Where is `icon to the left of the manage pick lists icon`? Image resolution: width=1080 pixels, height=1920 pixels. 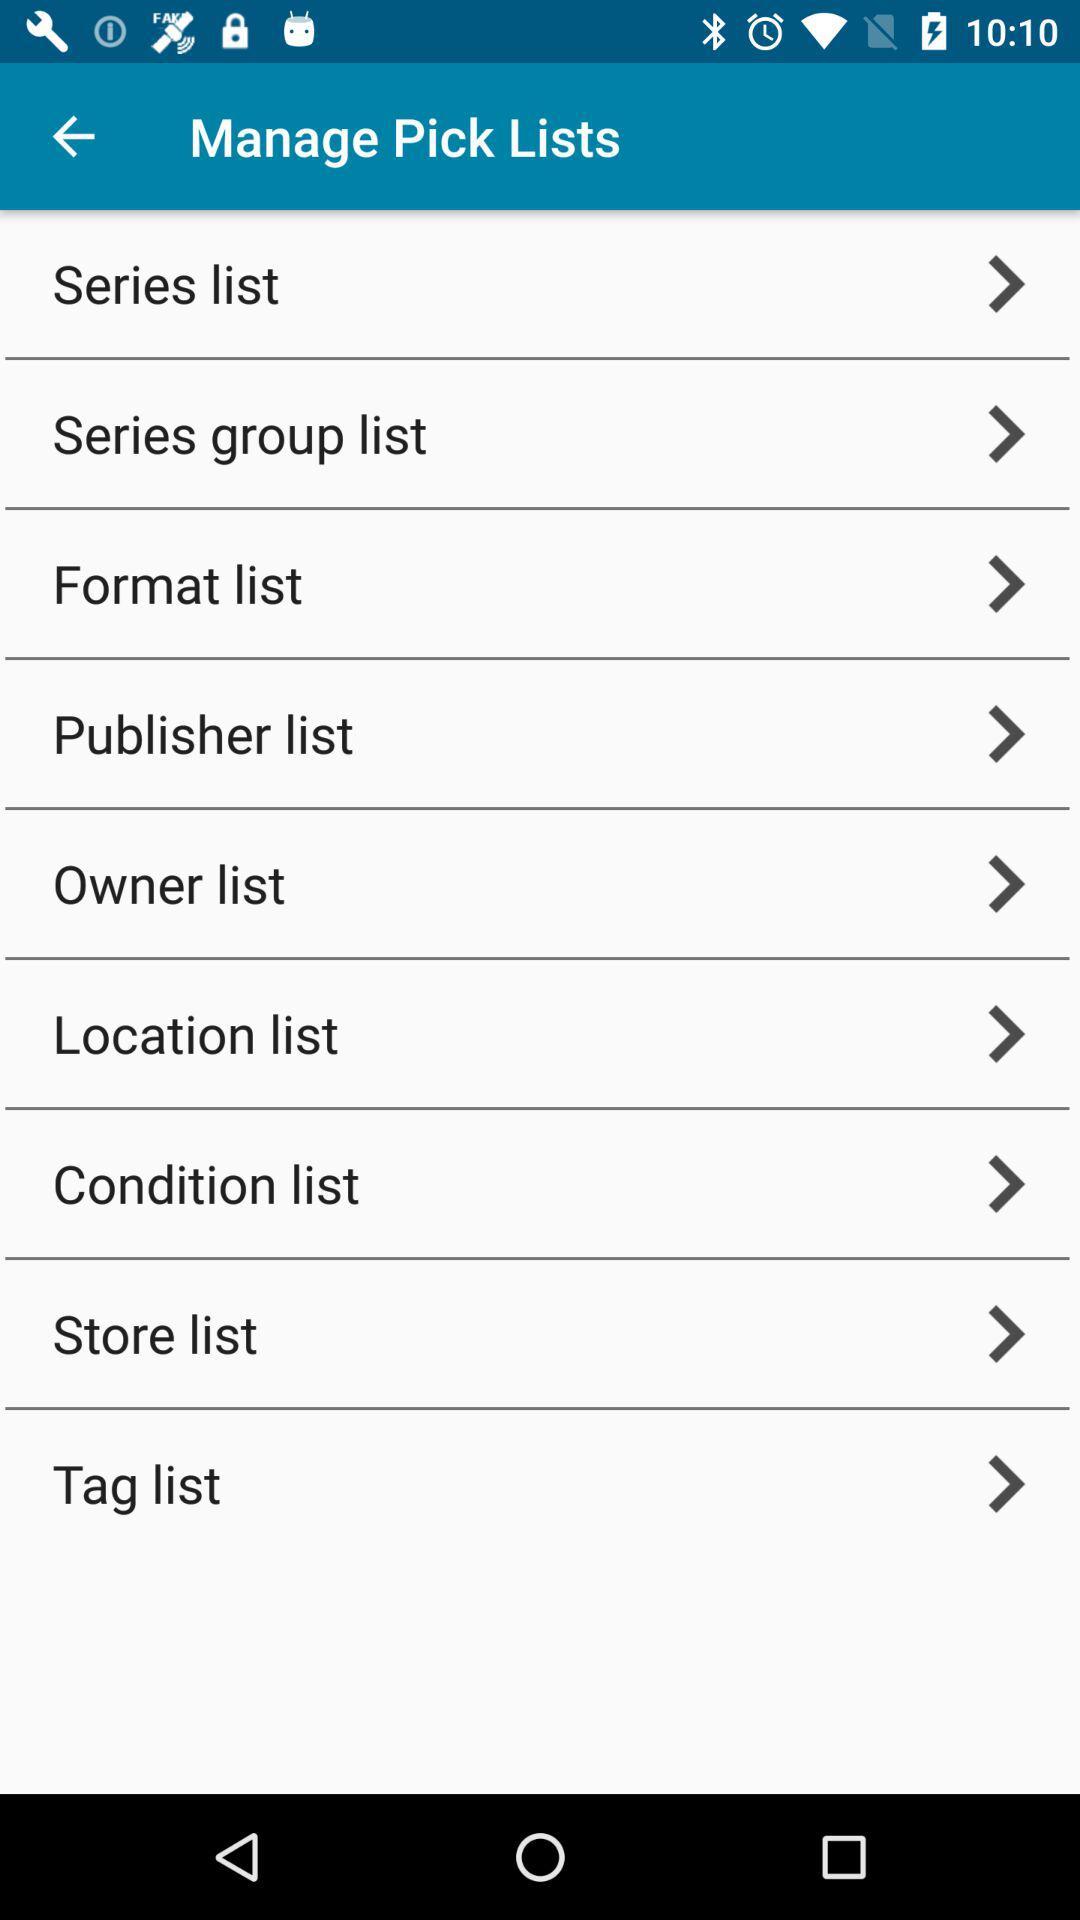
icon to the left of the manage pick lists icon is located at coordinates (72, 135).